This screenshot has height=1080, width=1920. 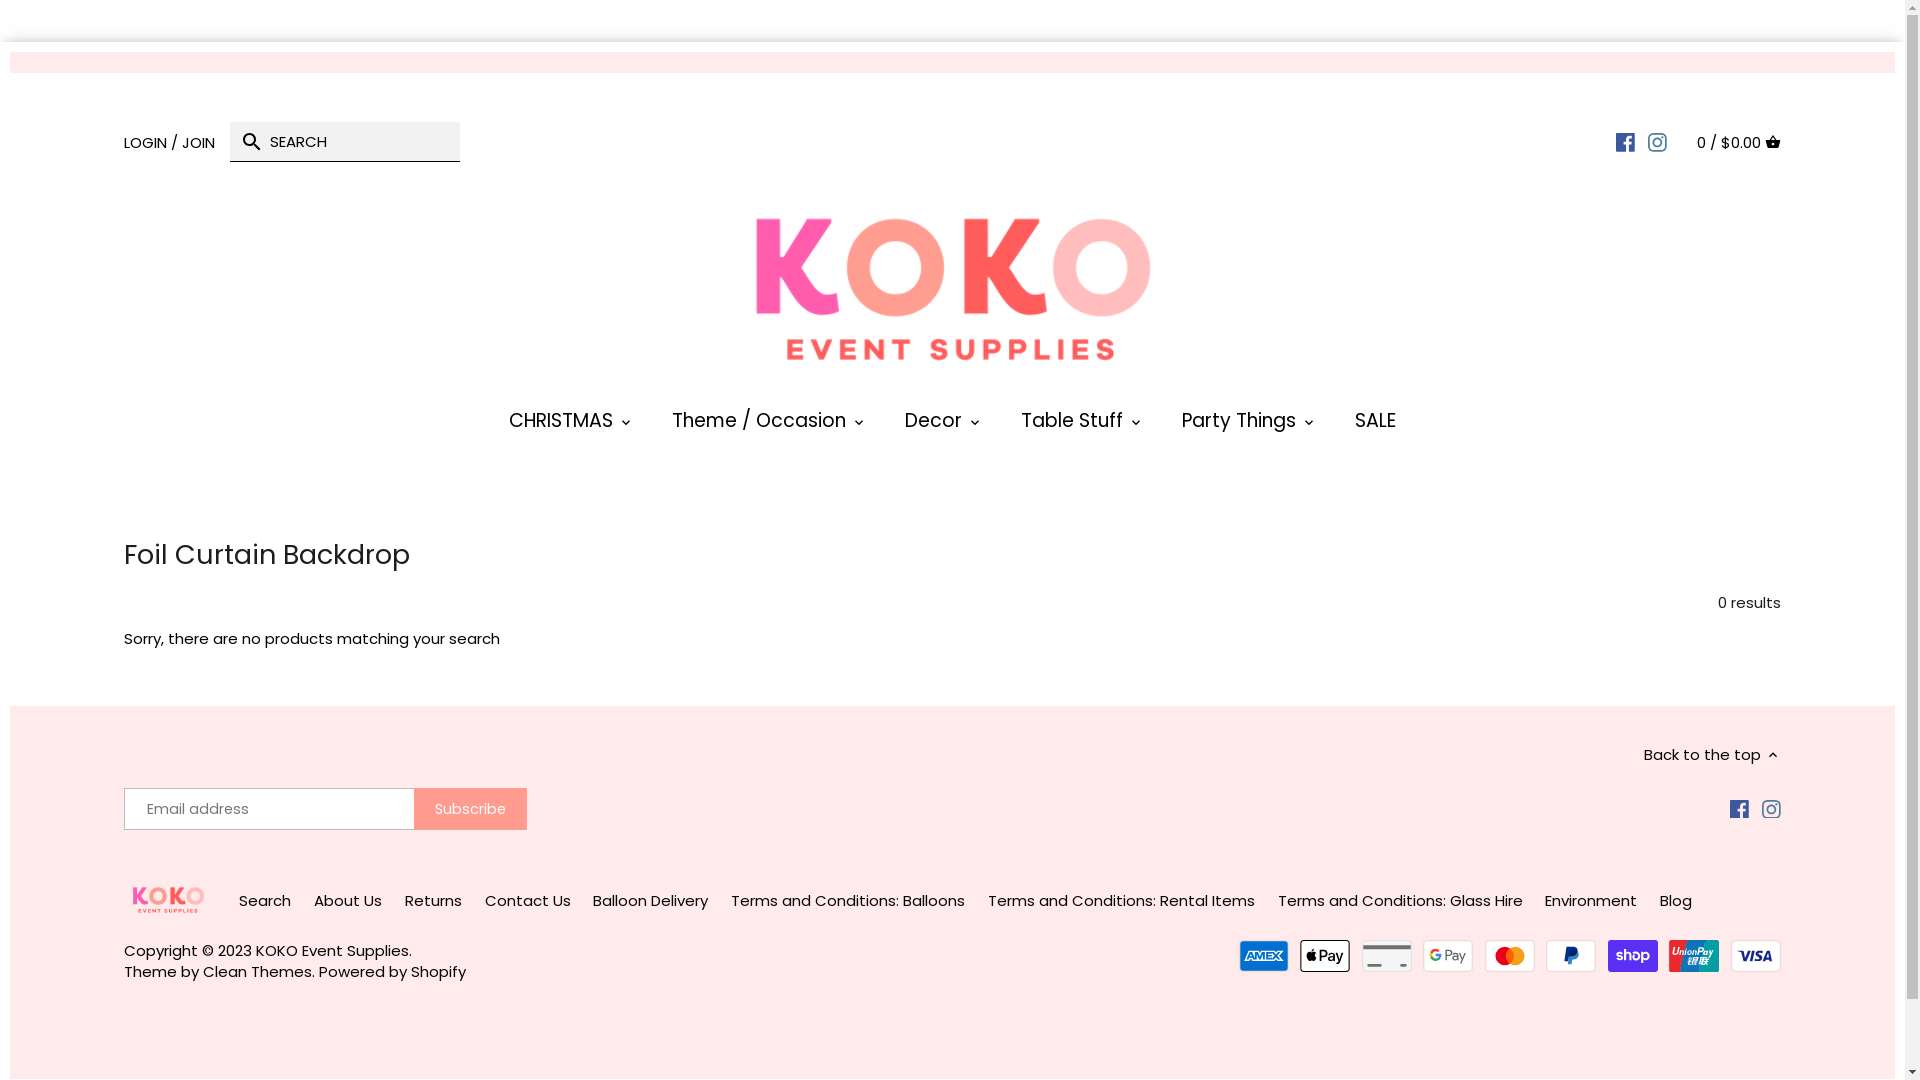 What do you see at coordinates (198, 140) in the screenshot?
I see `'JOIN'` at bounding box center [198, 140].